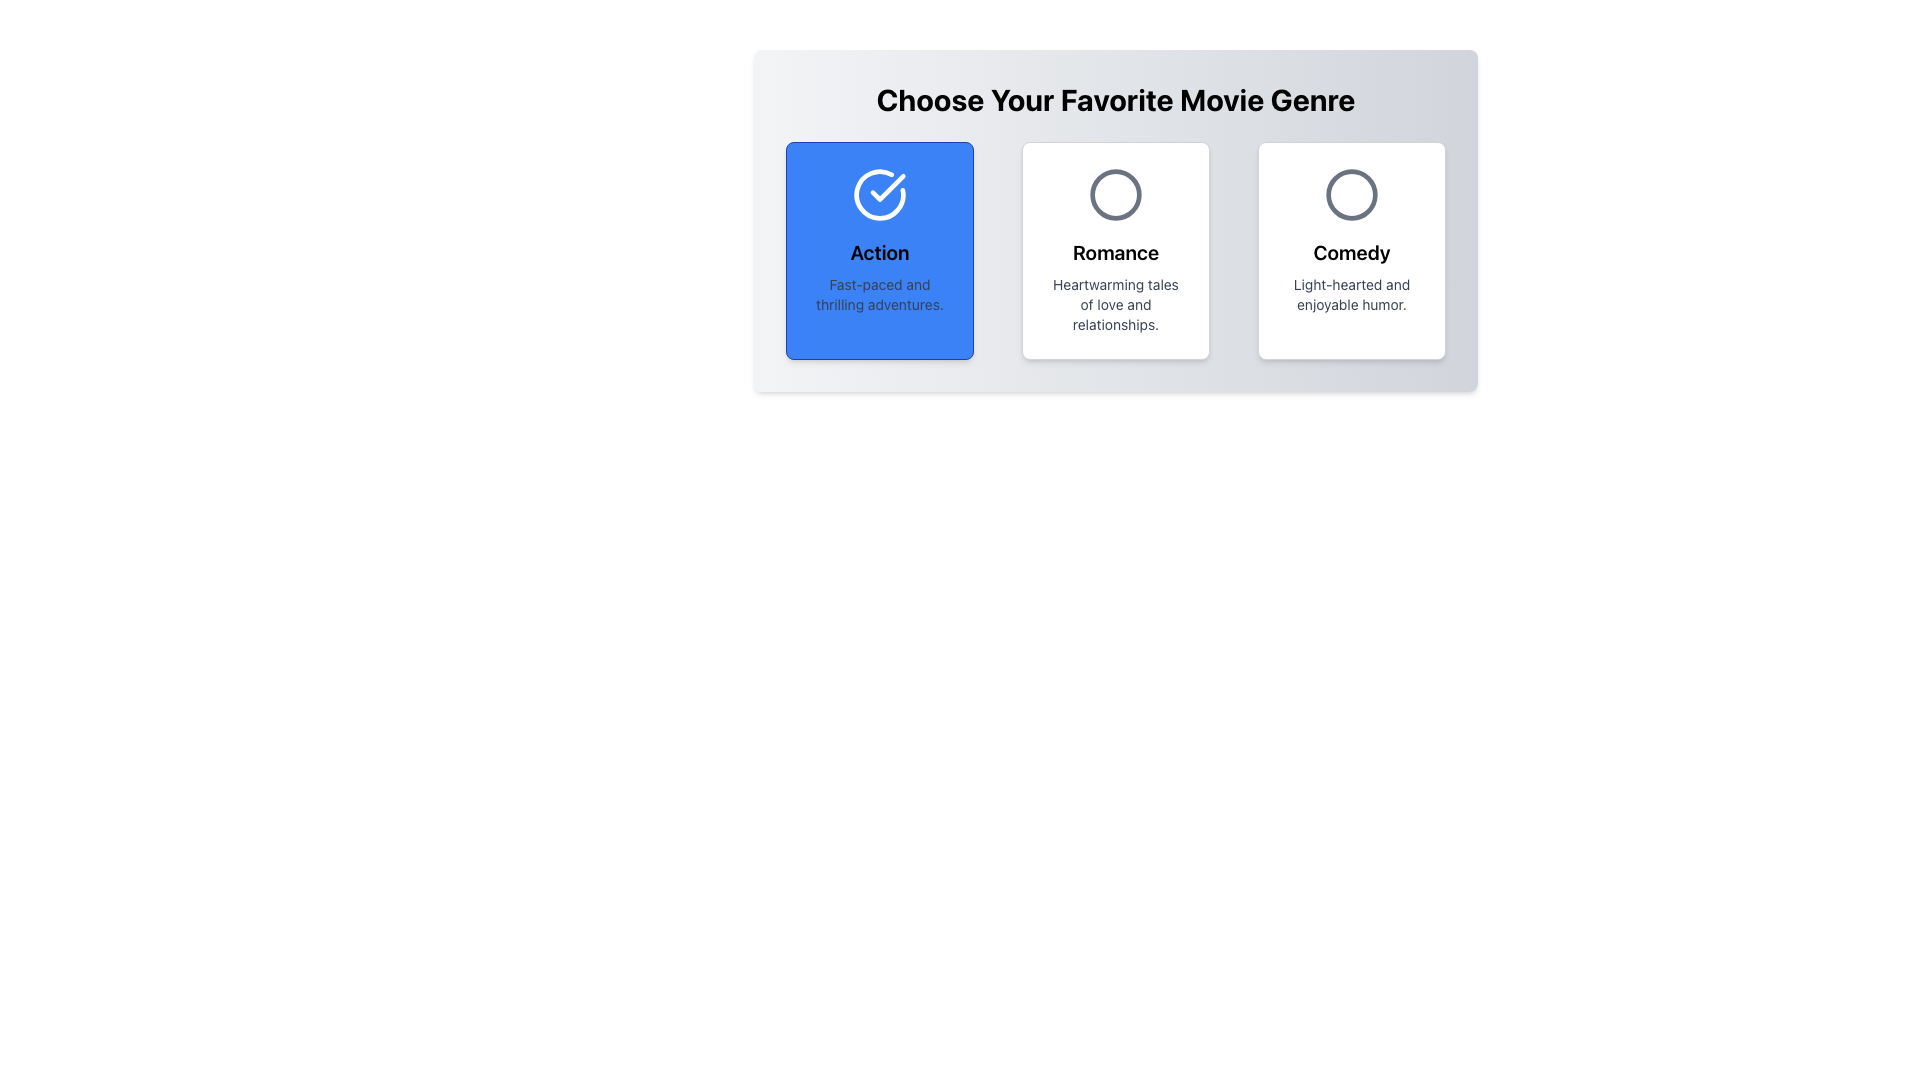 The height and width of the screenshot is (1080, 1920). Describe the element at coordinates (879, 294) in the screenshot. I see `text content of the subtitle located at the bottom of the blue card labeled 'Action', which provides additional information about the main heading` at that location.